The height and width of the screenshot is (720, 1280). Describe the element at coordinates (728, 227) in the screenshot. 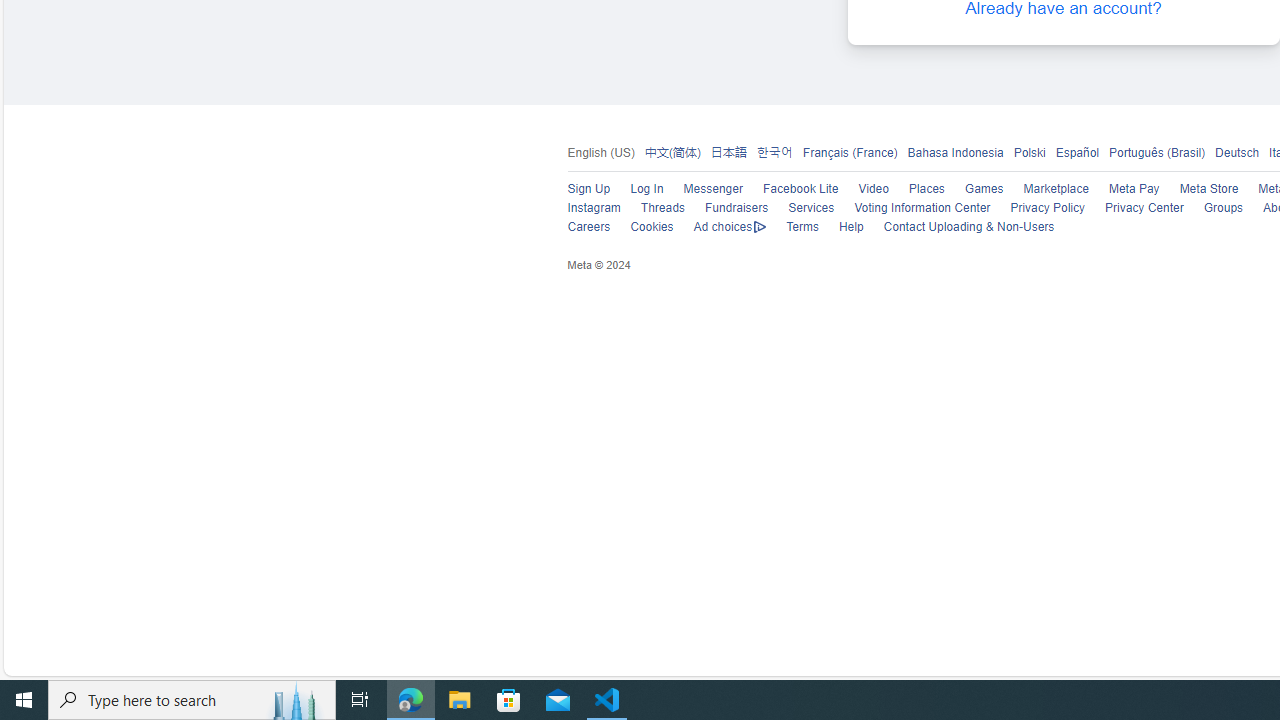

I see `'Ad choices'` at that location.